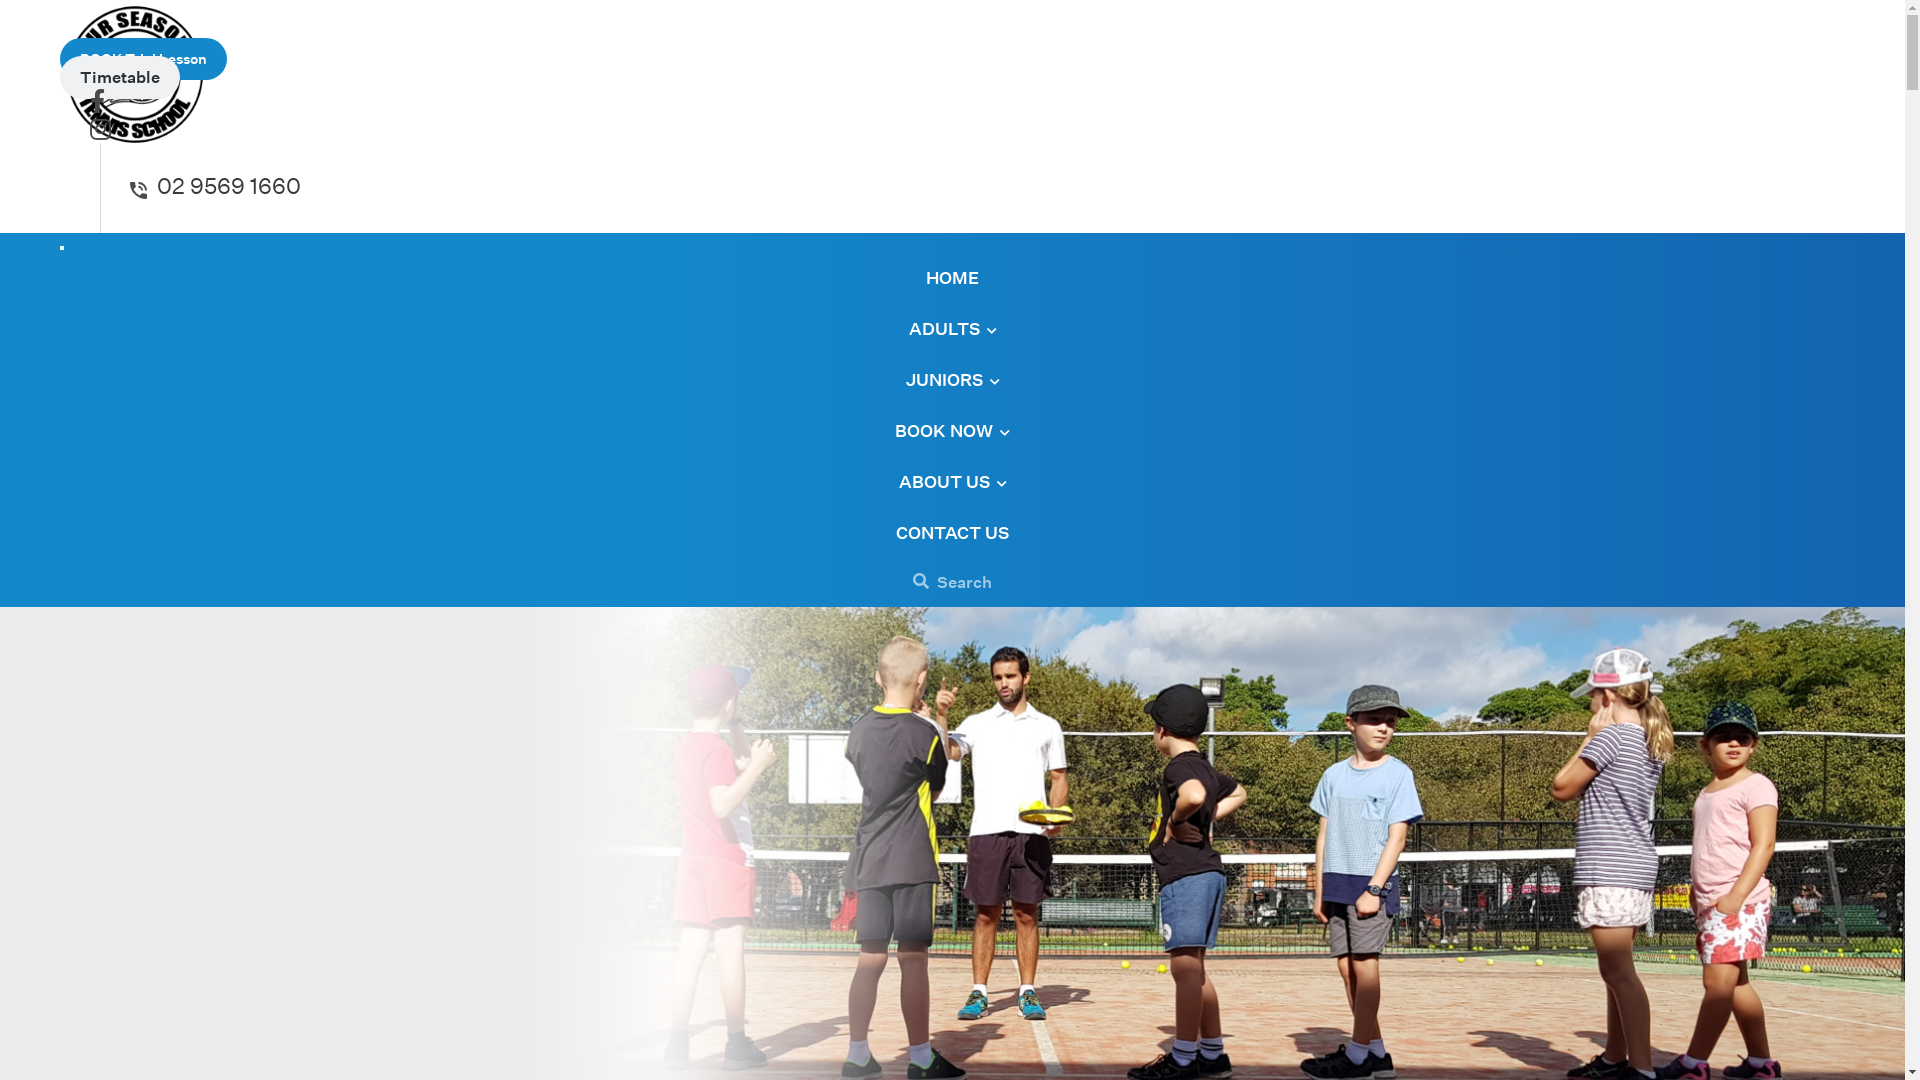 The height and width of the screenshot is (1080, 1920). Describe the element at coordinates (119, 76) in the screenshot. I see `'Timetable'` at that location.